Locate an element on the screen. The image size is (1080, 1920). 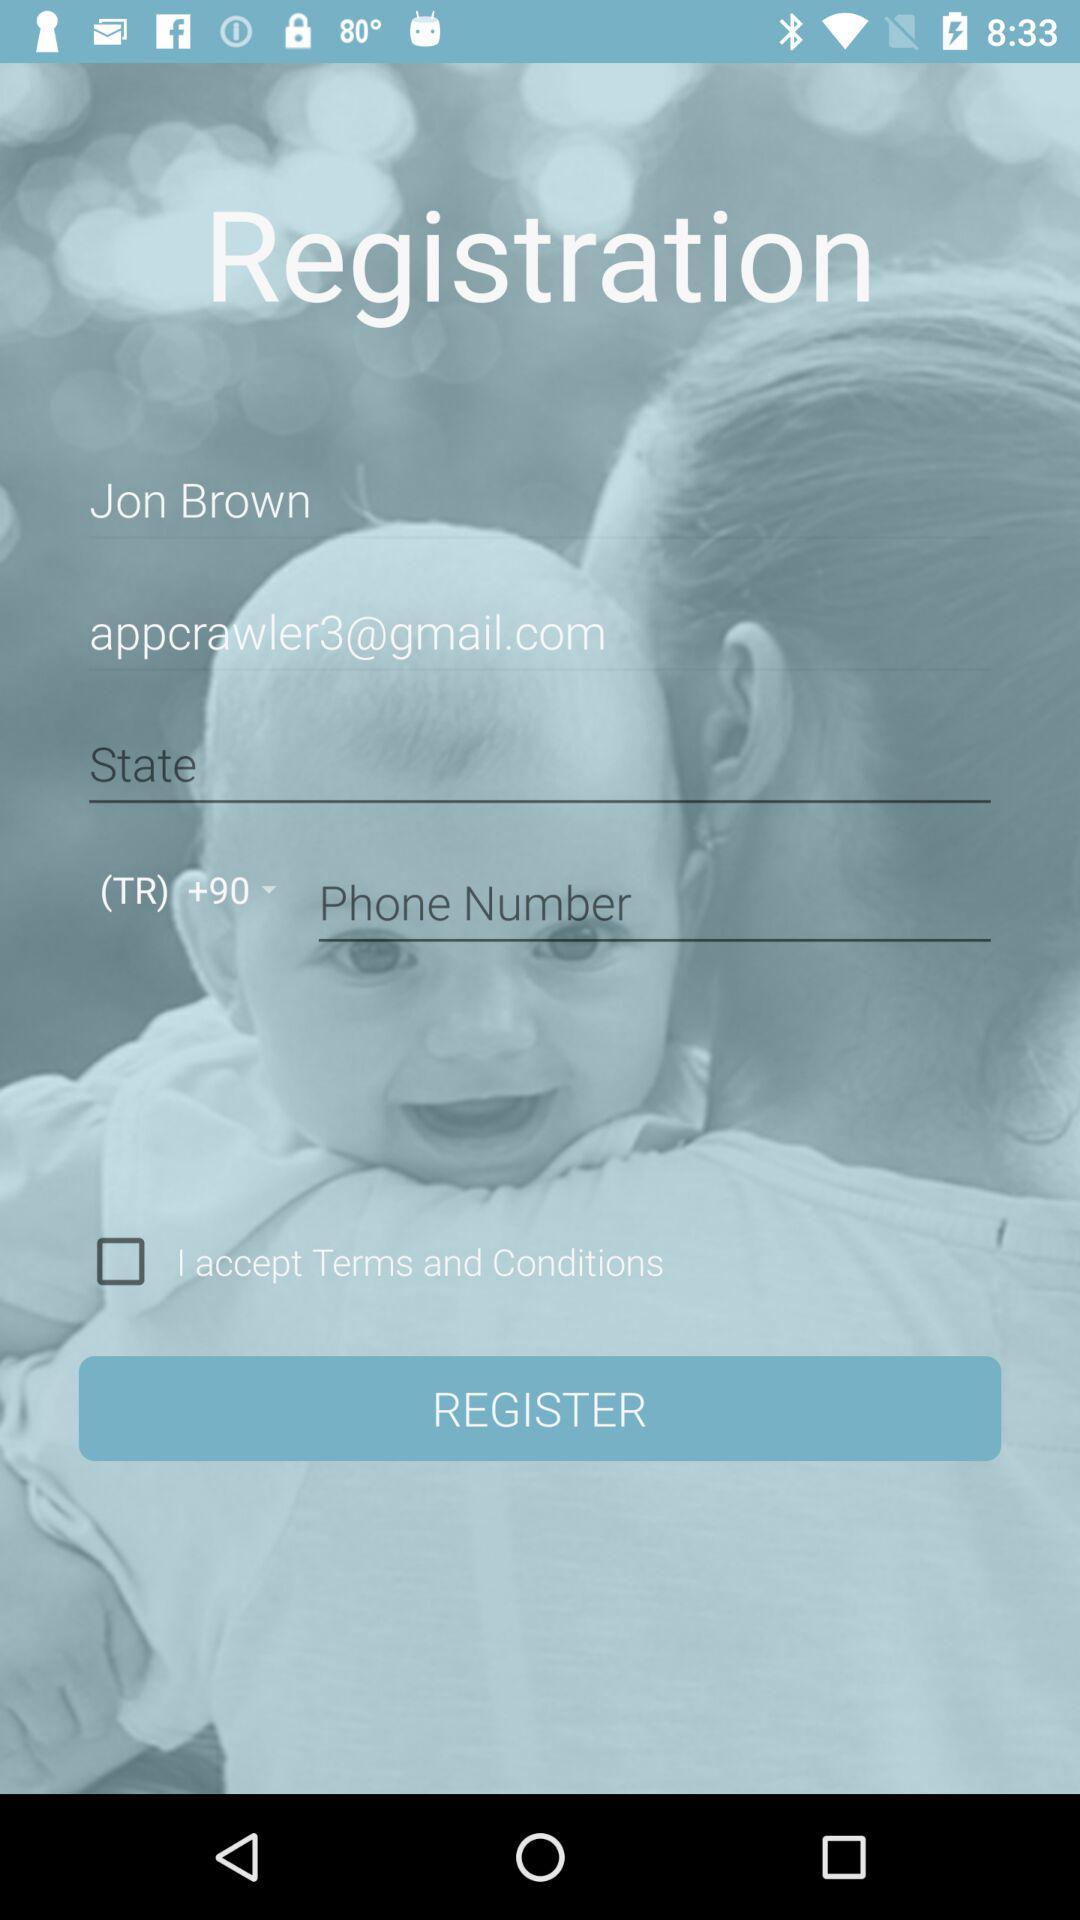
phone number is located at coordinates (654, 898).